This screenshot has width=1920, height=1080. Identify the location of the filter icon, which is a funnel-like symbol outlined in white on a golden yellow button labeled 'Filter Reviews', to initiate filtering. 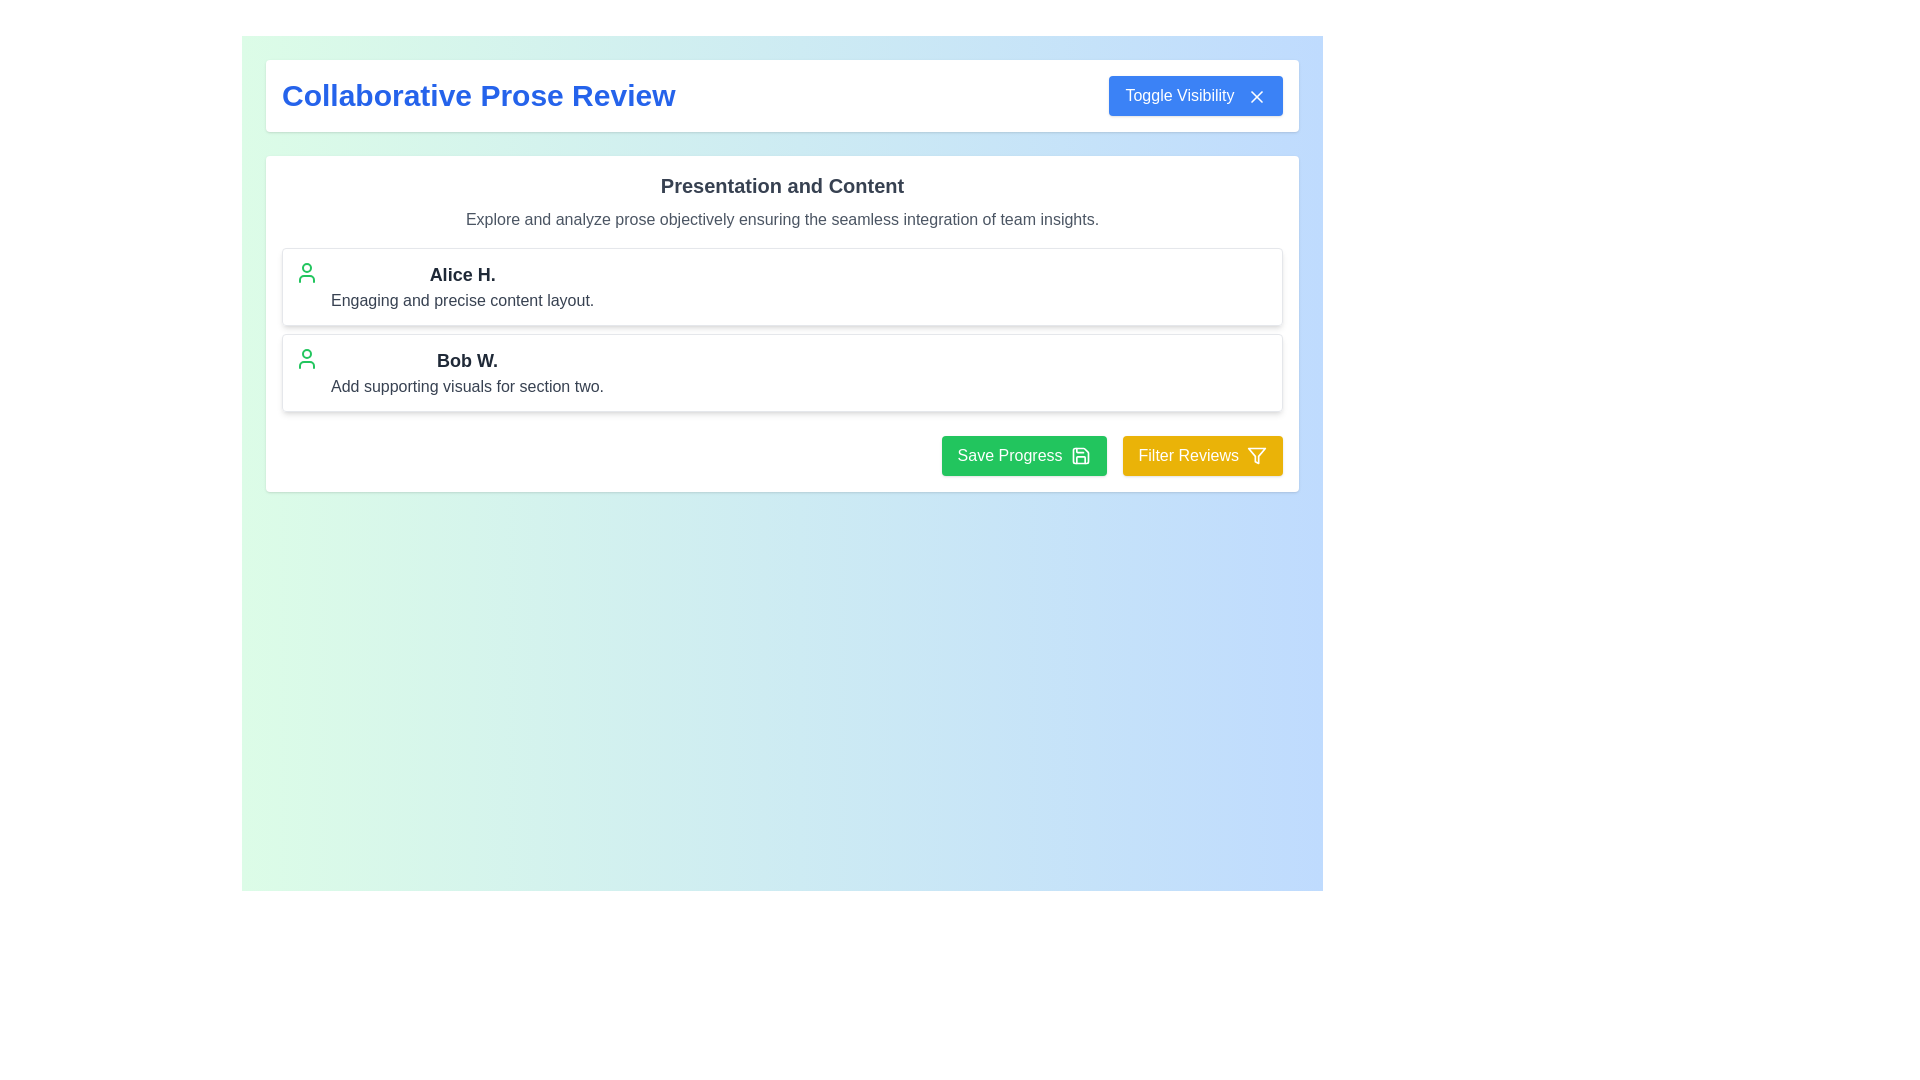
(1256, 455).